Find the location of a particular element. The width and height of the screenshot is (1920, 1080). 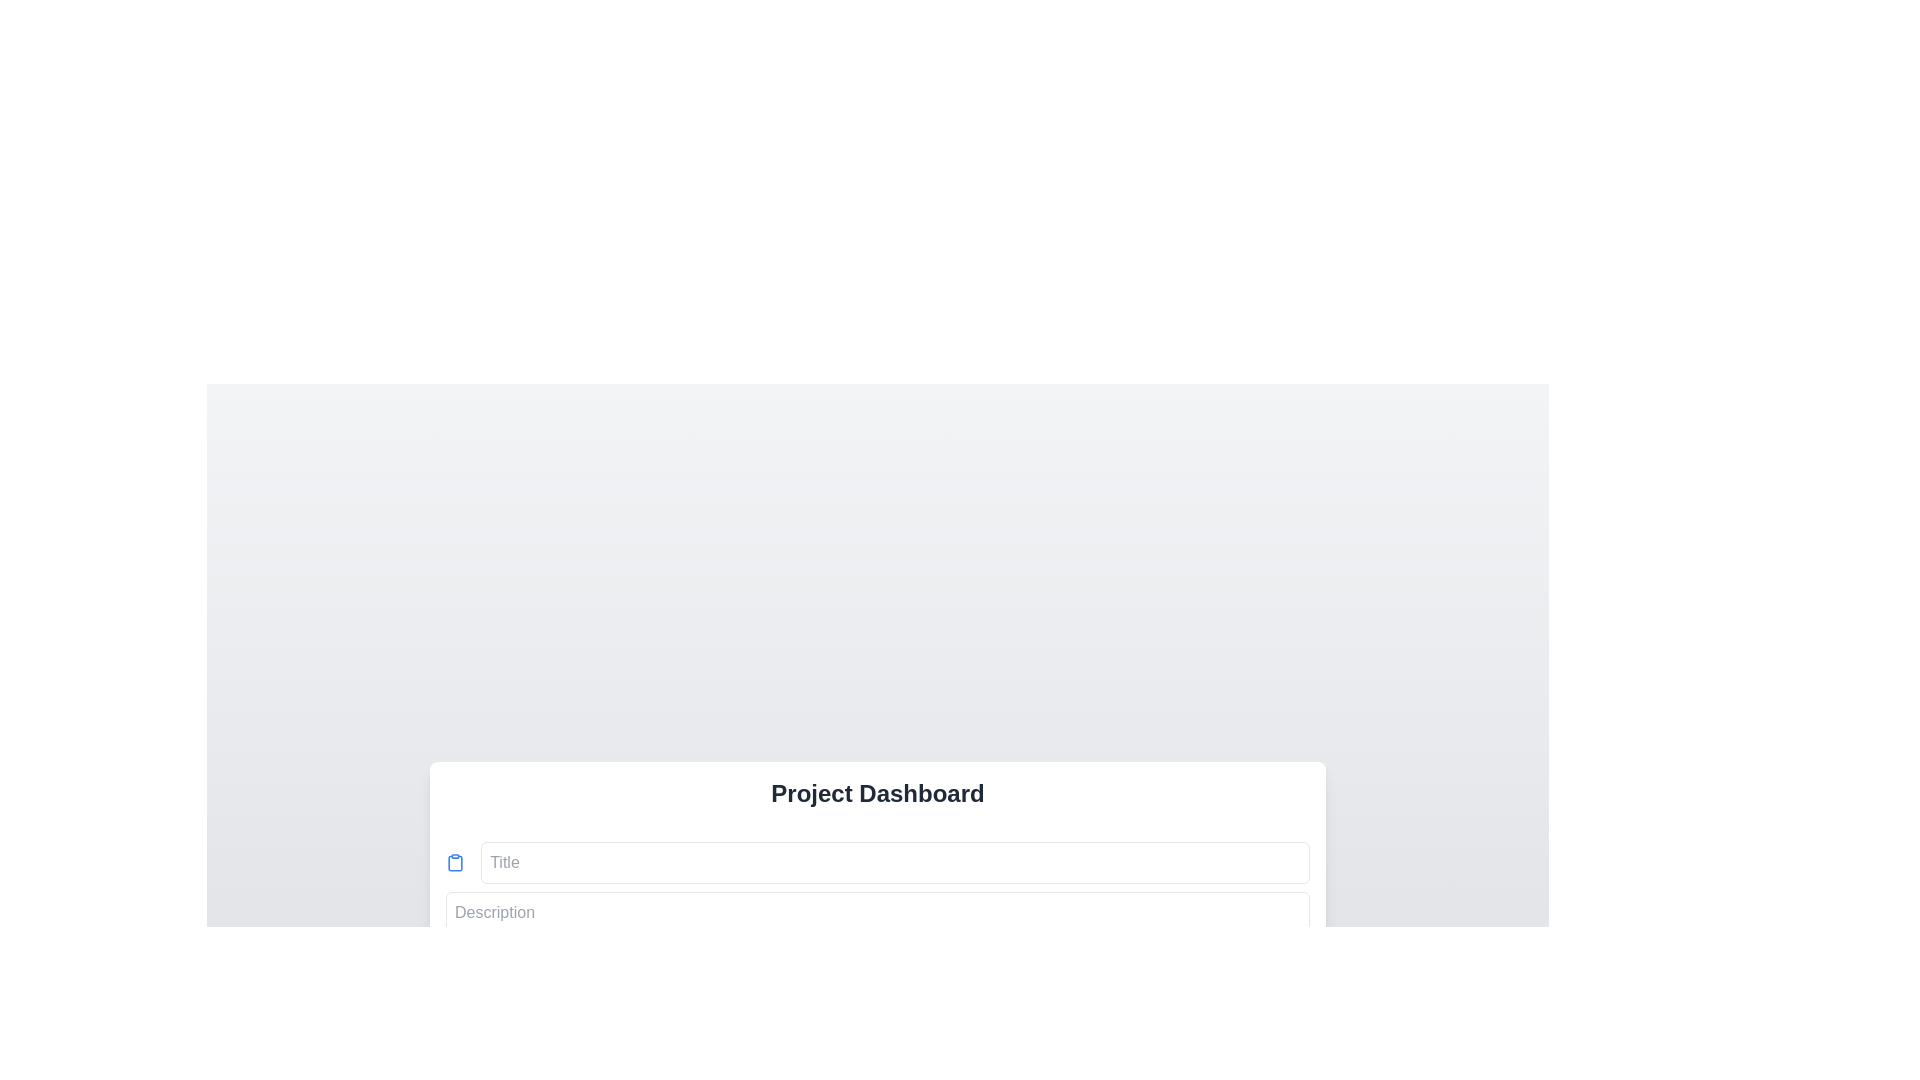

the leftmost button located below the 'Project Dashboard' section is located at coordinates (519, 1048).